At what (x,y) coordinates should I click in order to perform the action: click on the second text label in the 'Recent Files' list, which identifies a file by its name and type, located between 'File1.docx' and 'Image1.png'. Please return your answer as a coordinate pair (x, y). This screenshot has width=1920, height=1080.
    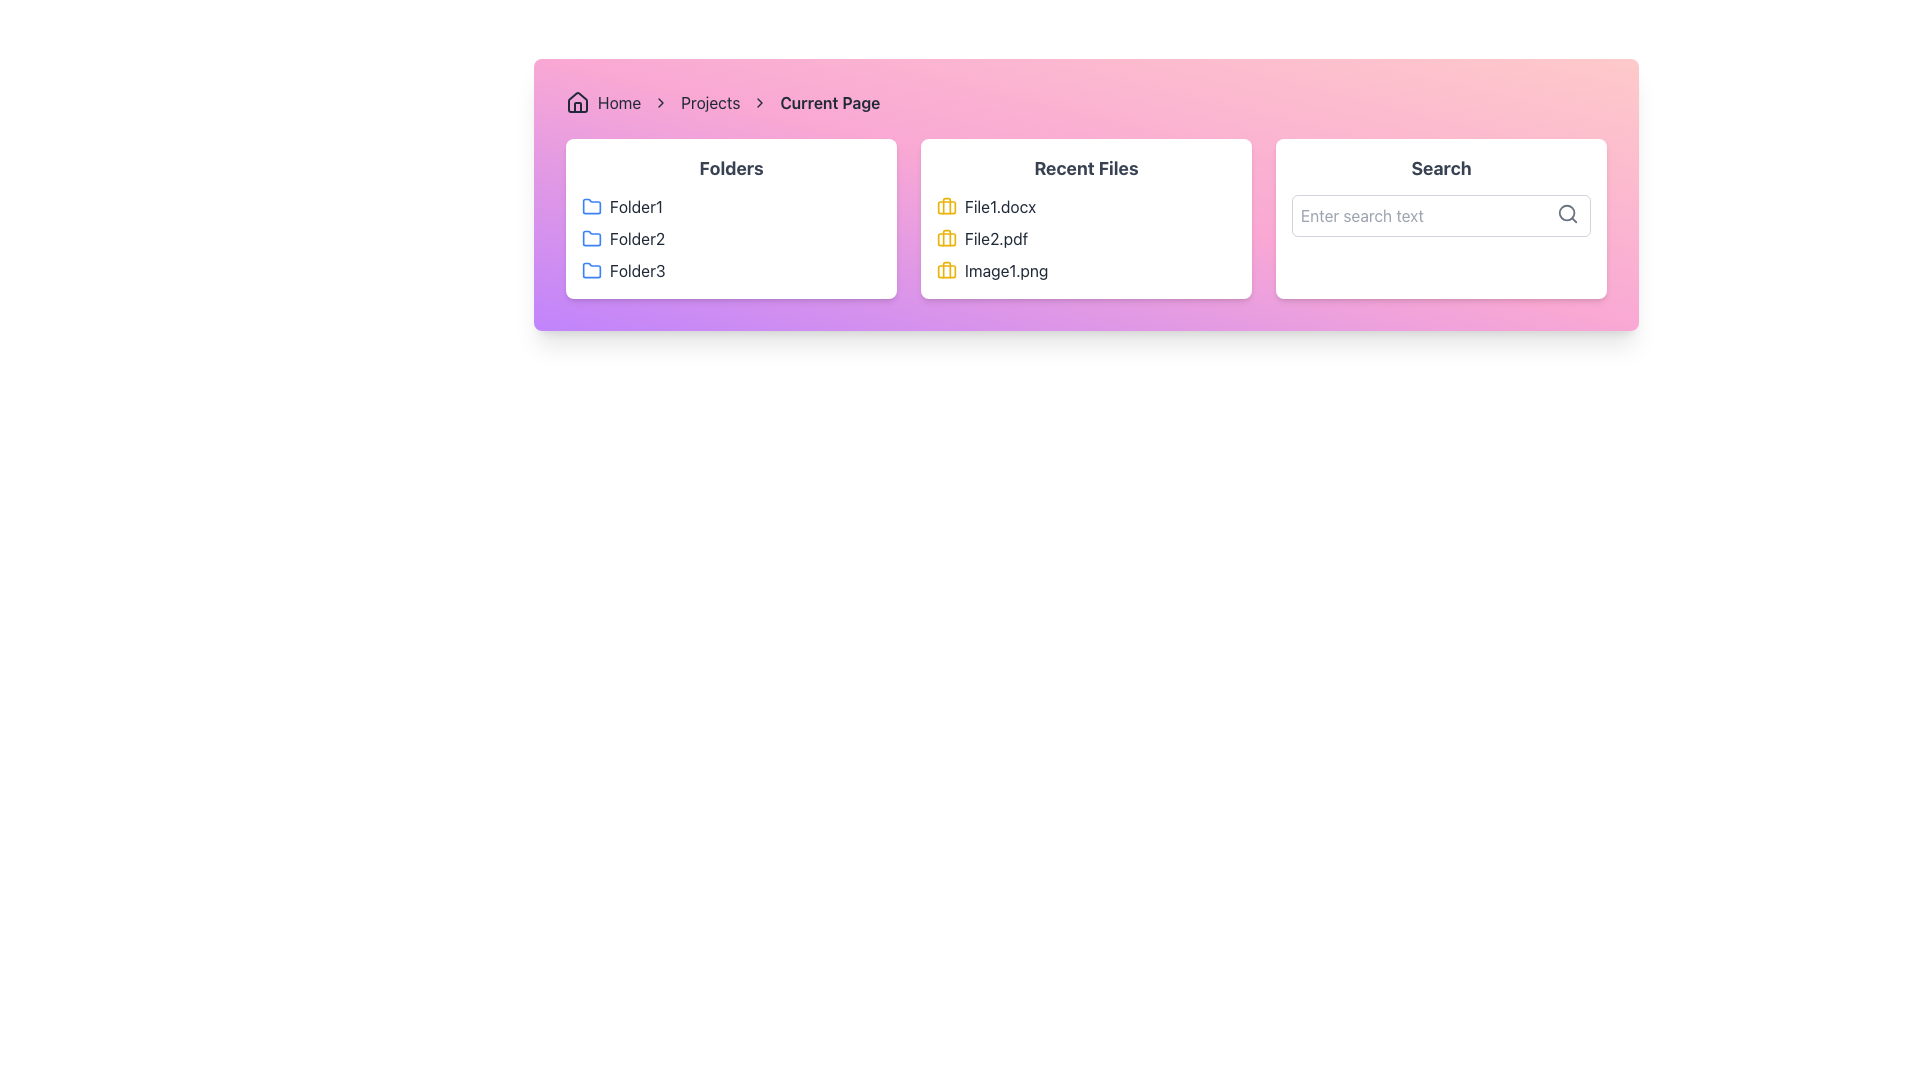
    Looking at the image, I should click on (996, 238).